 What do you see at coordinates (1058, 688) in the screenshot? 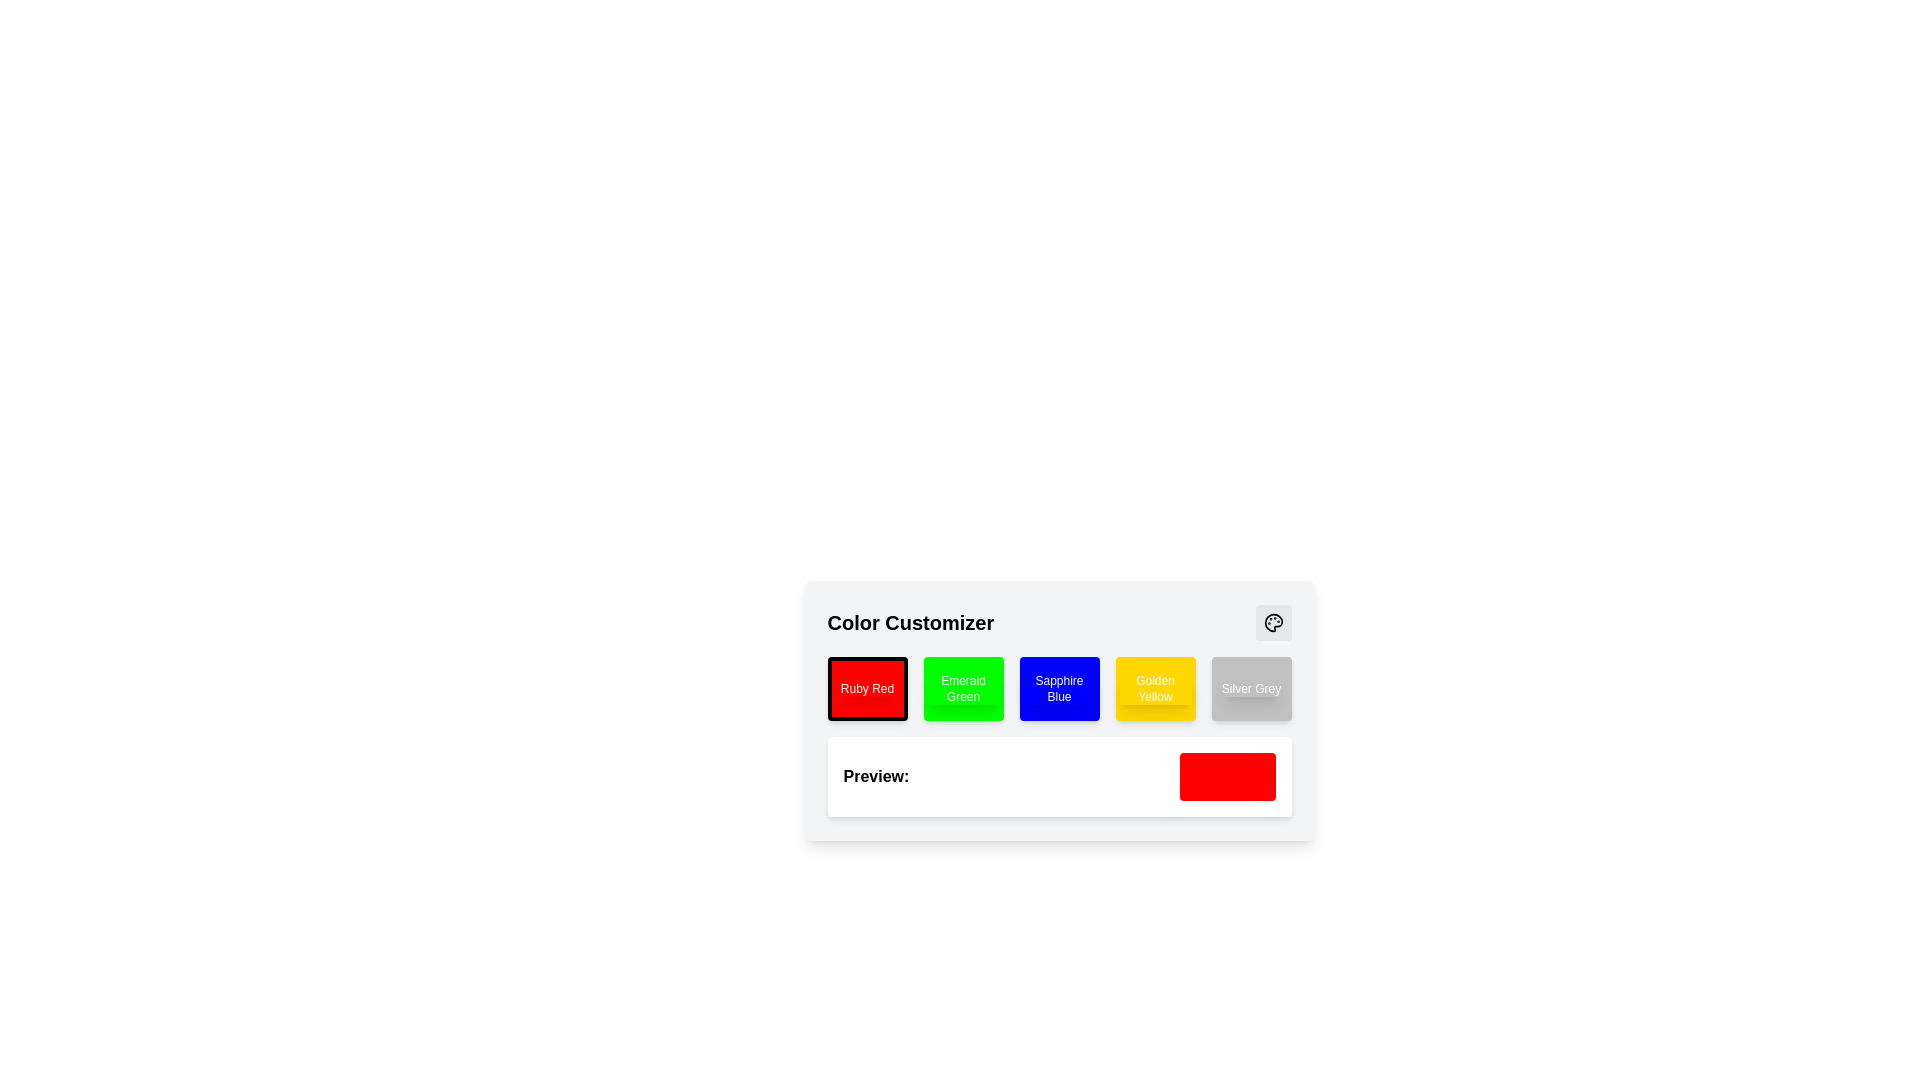
I see `the 'Sapphire Blue' button, which is a deep blue rectangular button displaying the text 'Sapphire Blue' in white font, located between the 'Emerald Green' button on the left and the 'Golden Yellow' button on the right` at bounding box center [1058, 688].